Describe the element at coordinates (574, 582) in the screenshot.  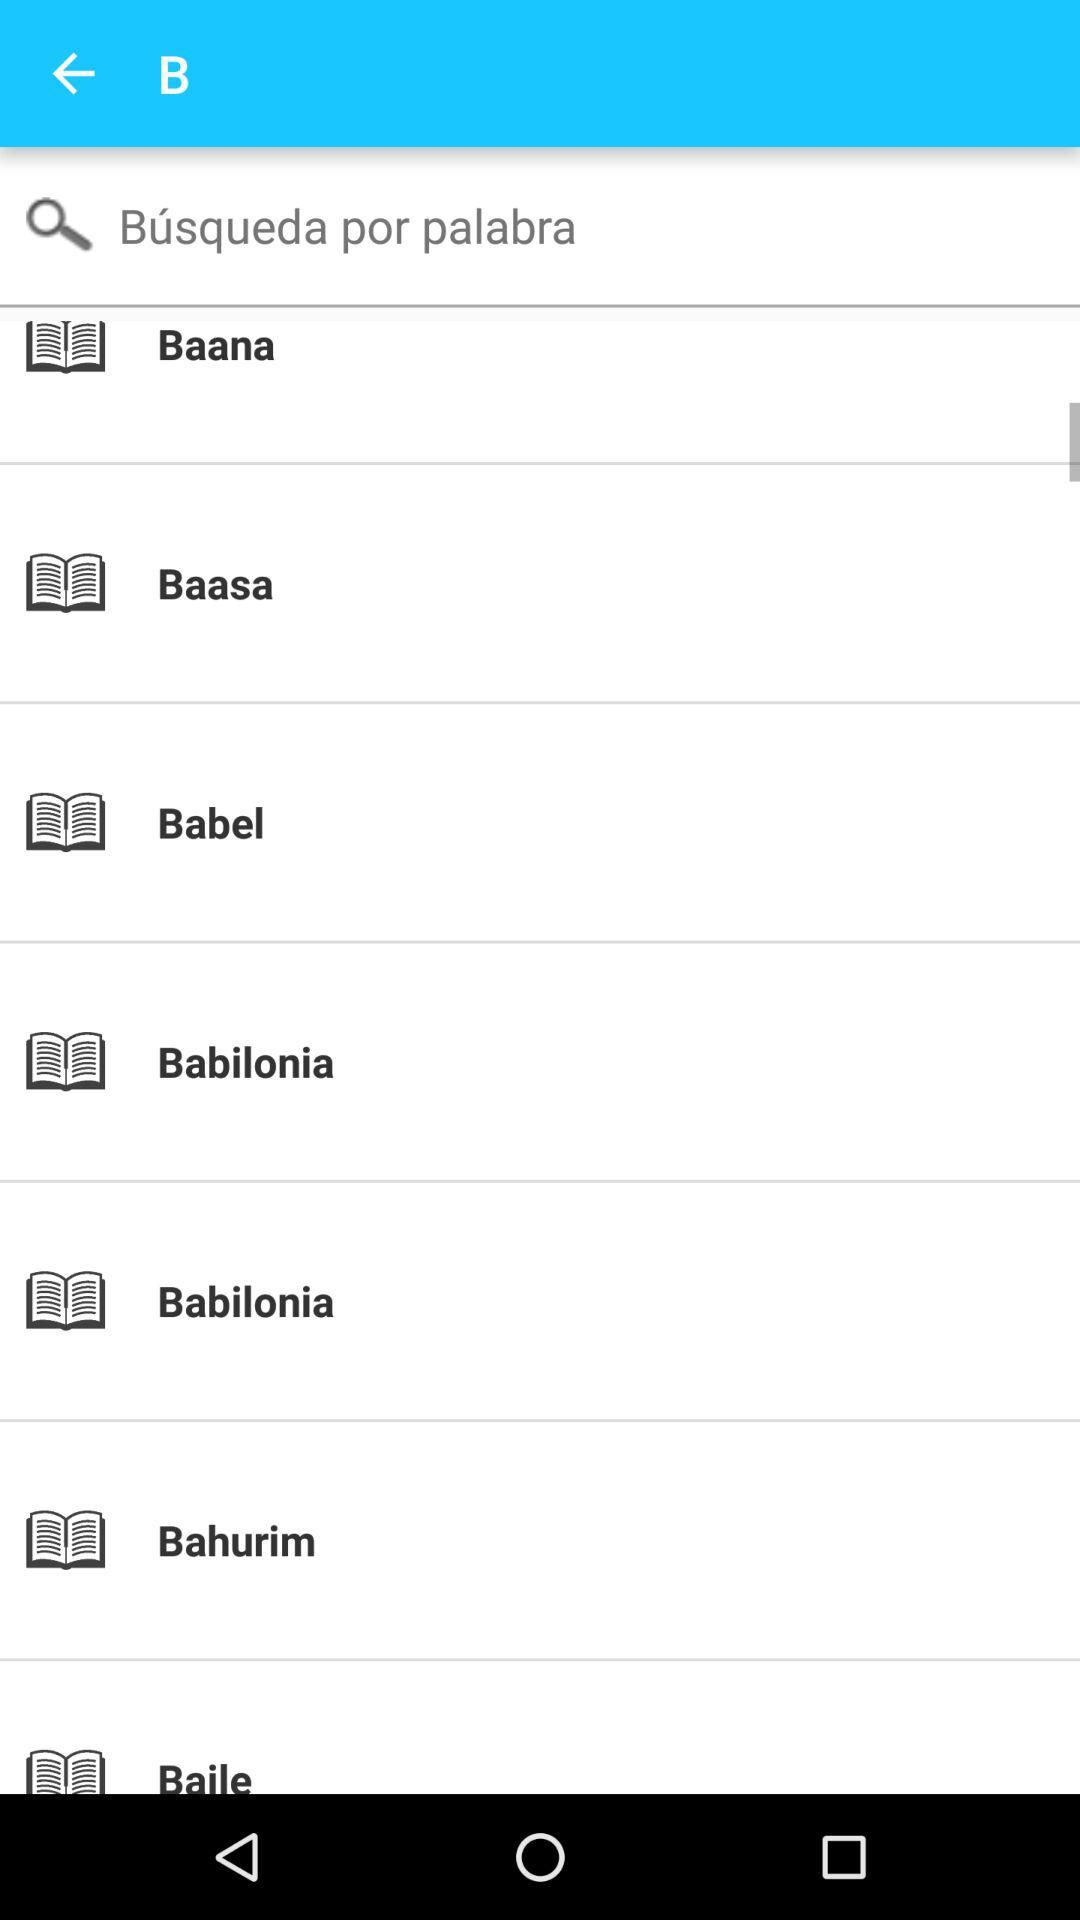
I see `baasa icon` at that location.